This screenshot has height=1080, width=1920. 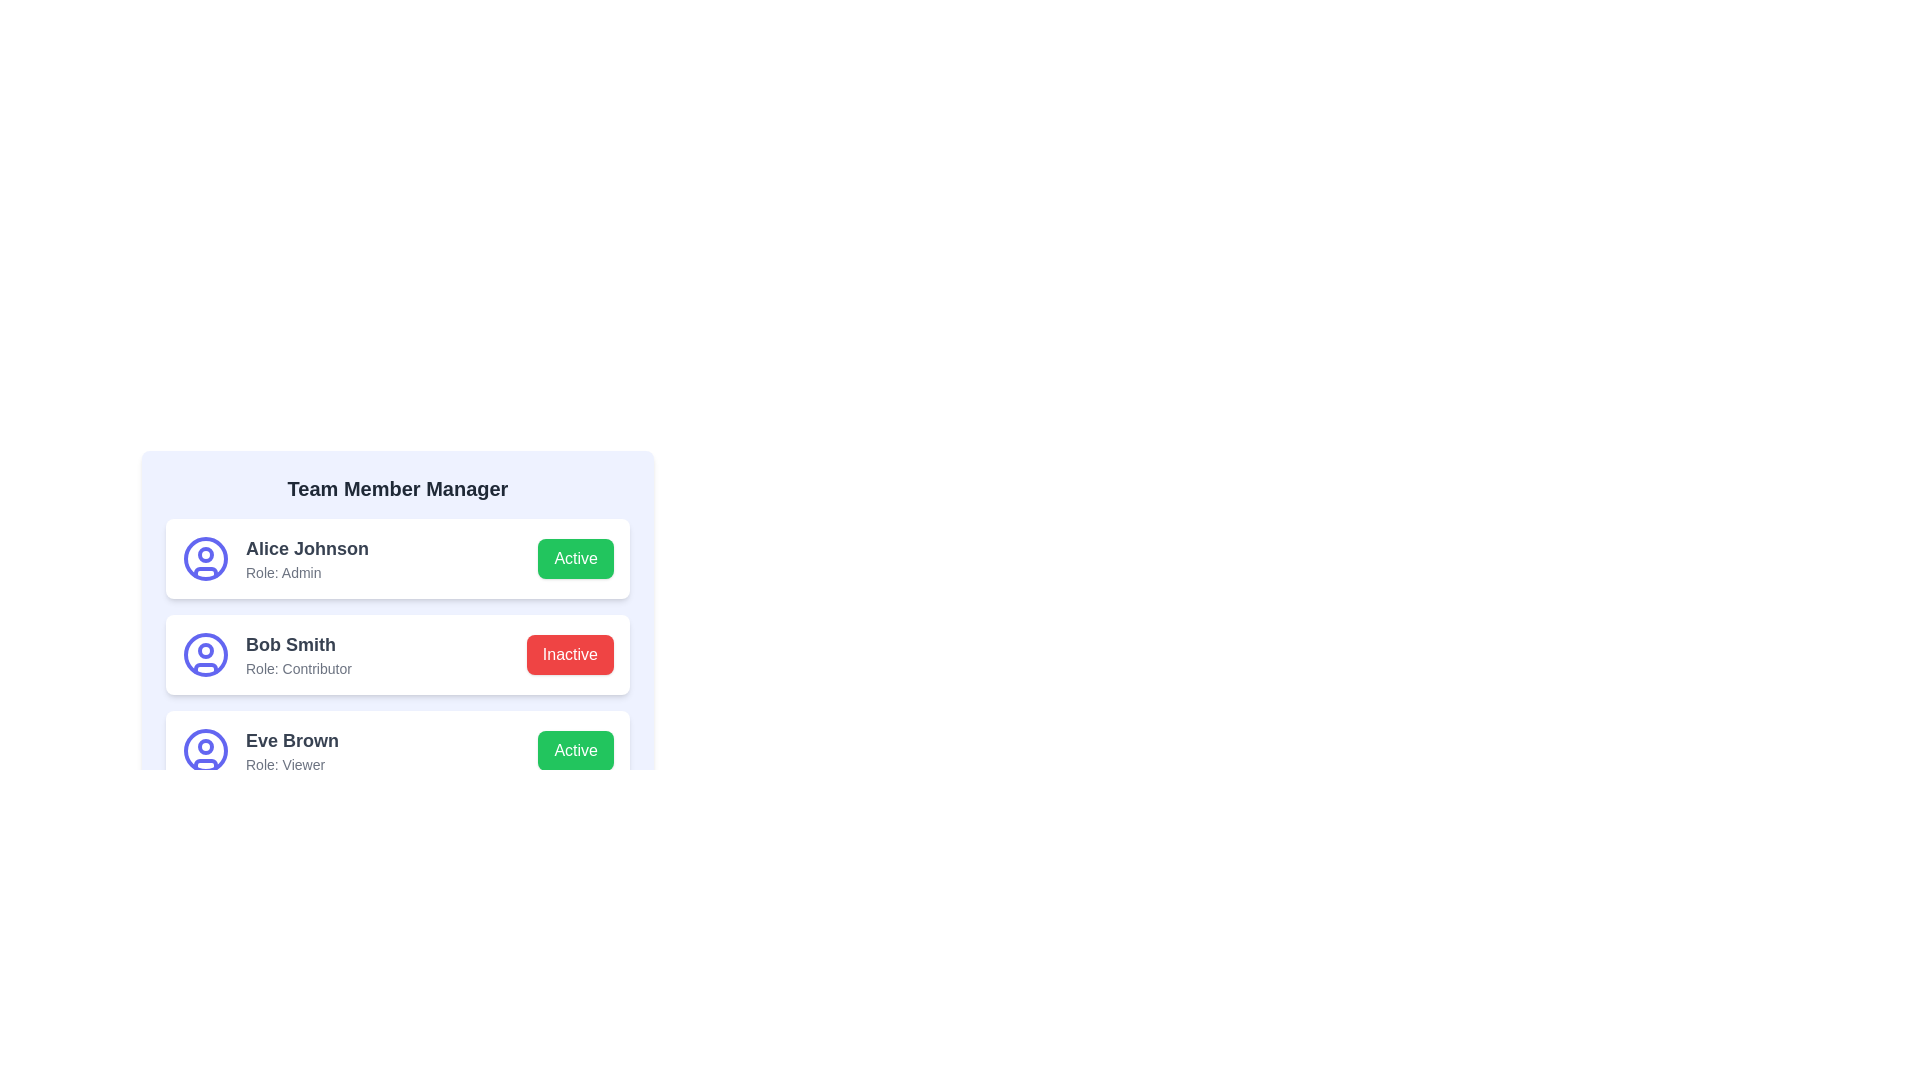 I want to click on the SVG Circle Element that resembles a user's profile icon for 'Bob Smith', so click(x=206, y=651).